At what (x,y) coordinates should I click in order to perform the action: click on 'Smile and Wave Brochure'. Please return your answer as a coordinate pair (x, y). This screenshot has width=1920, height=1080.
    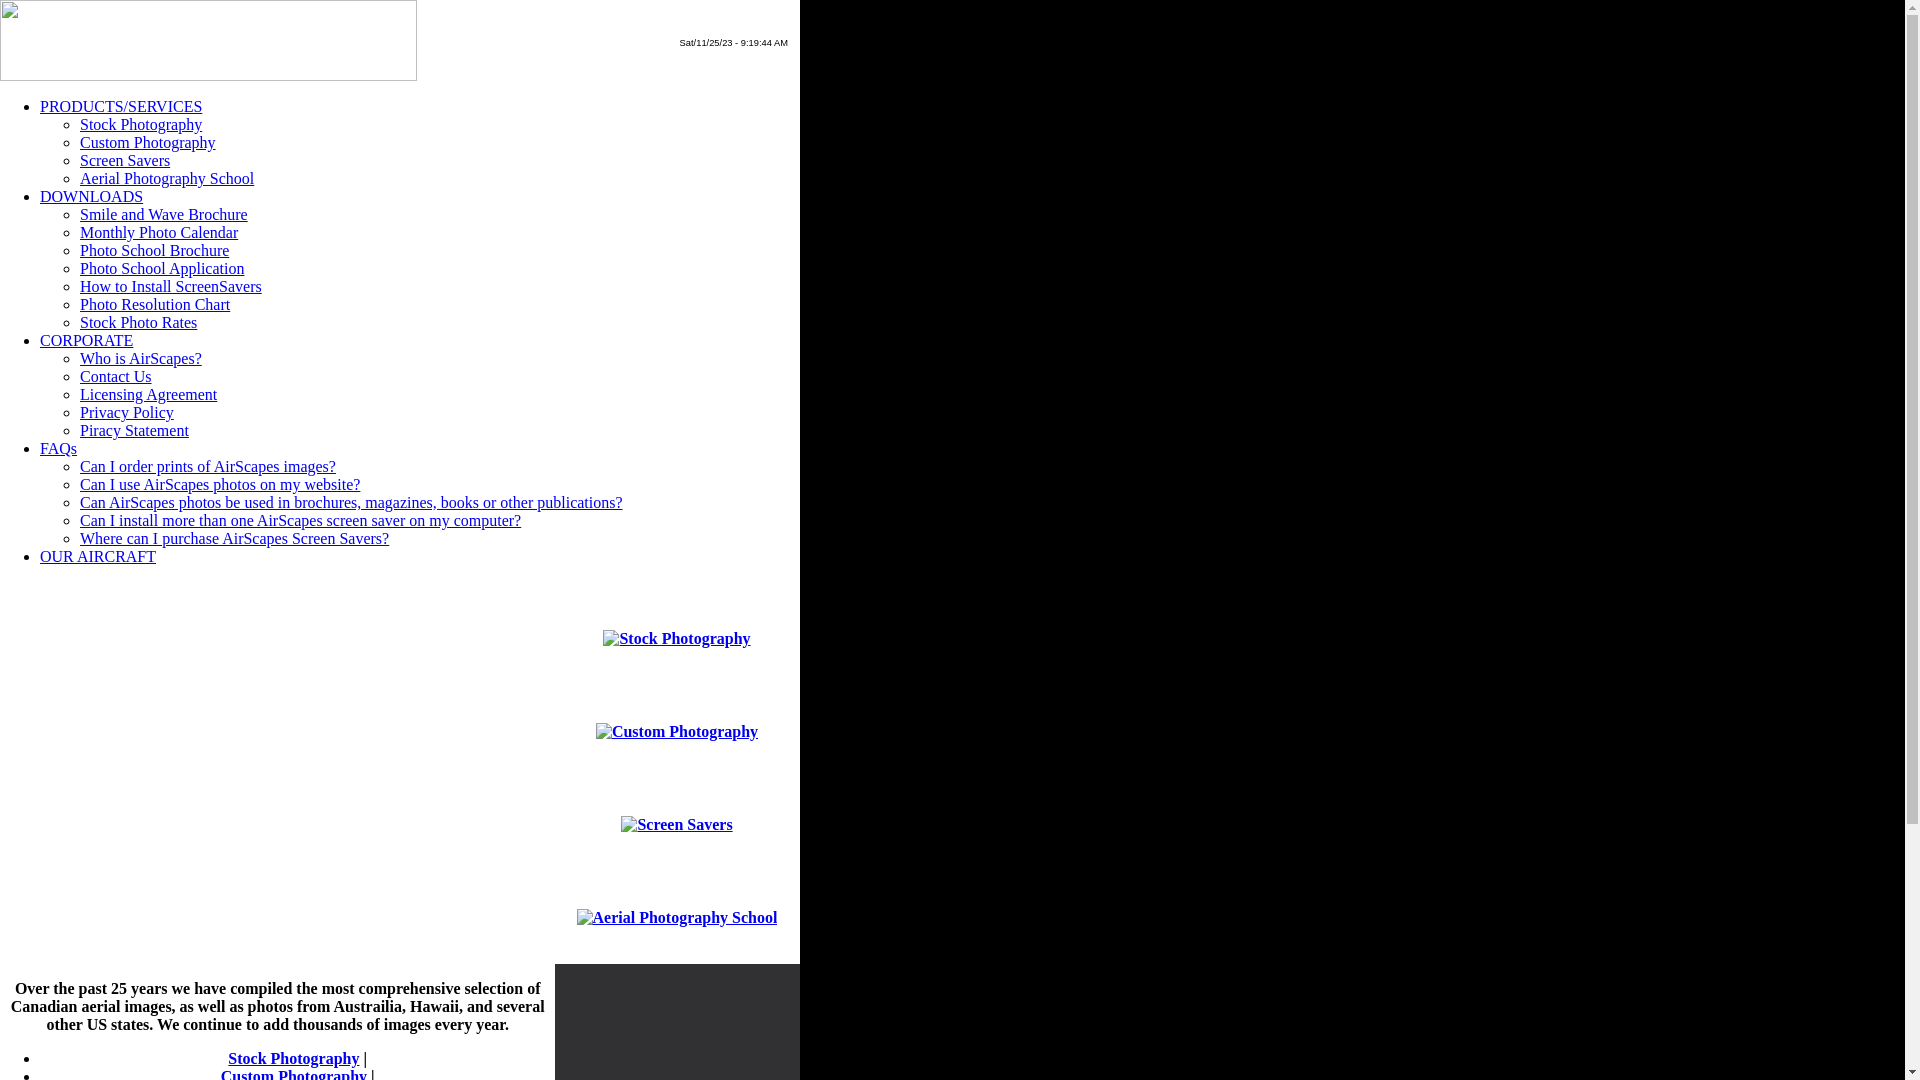
    Looking at the image, I should click on (80, 214).